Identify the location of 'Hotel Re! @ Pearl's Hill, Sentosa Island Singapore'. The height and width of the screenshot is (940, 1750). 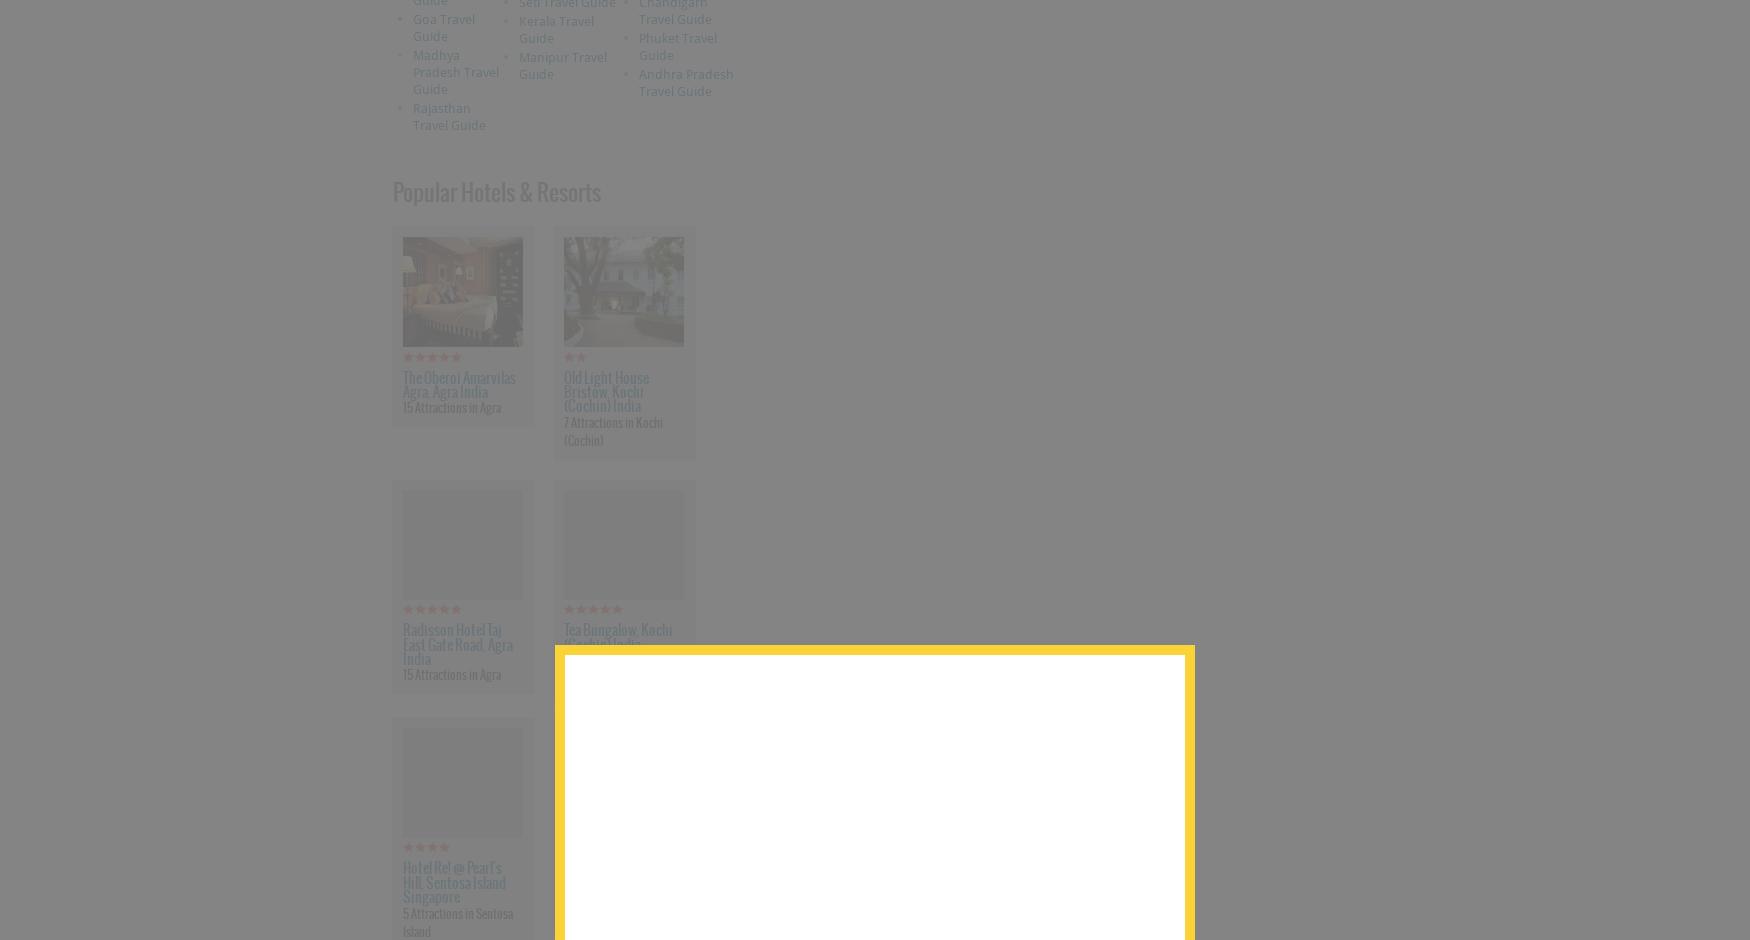
(453, 882).